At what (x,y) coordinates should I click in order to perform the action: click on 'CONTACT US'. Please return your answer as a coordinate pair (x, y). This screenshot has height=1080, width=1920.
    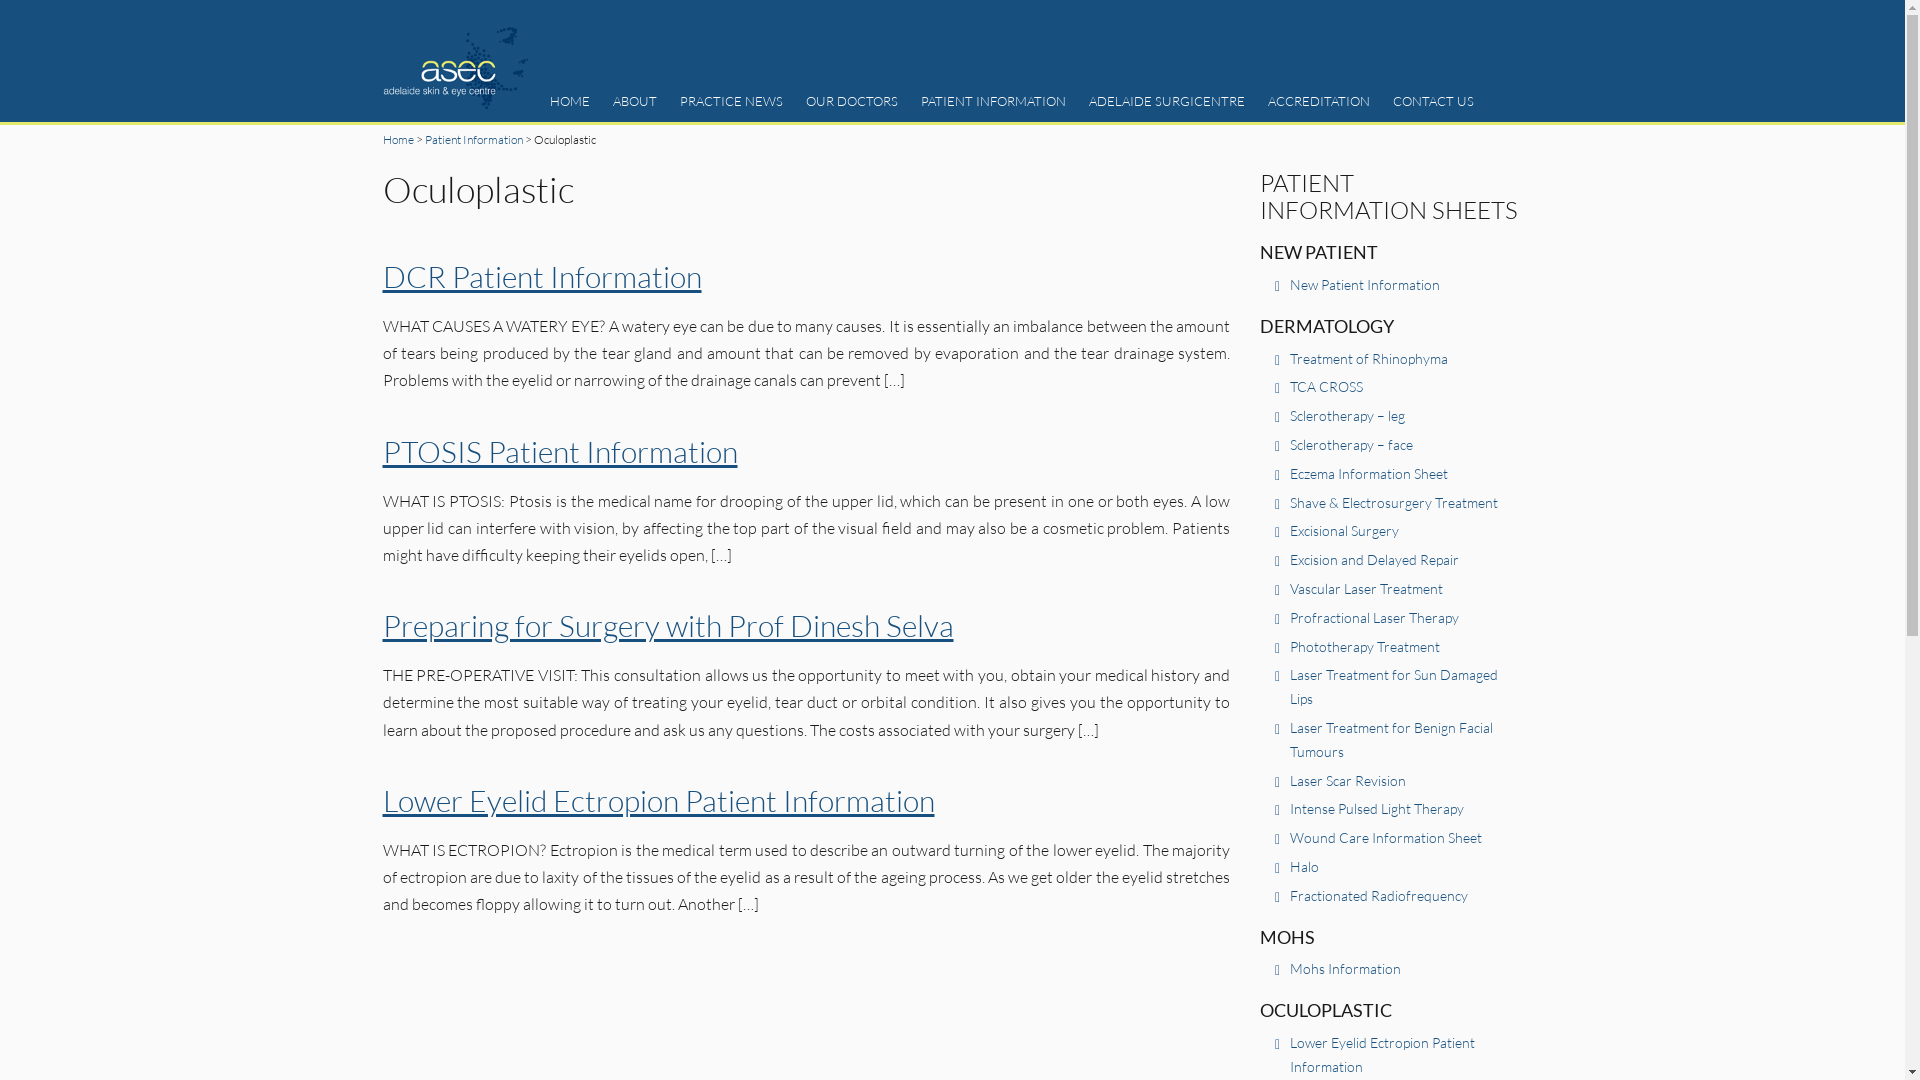
    Looking at the image, I should click on (1432, 100).